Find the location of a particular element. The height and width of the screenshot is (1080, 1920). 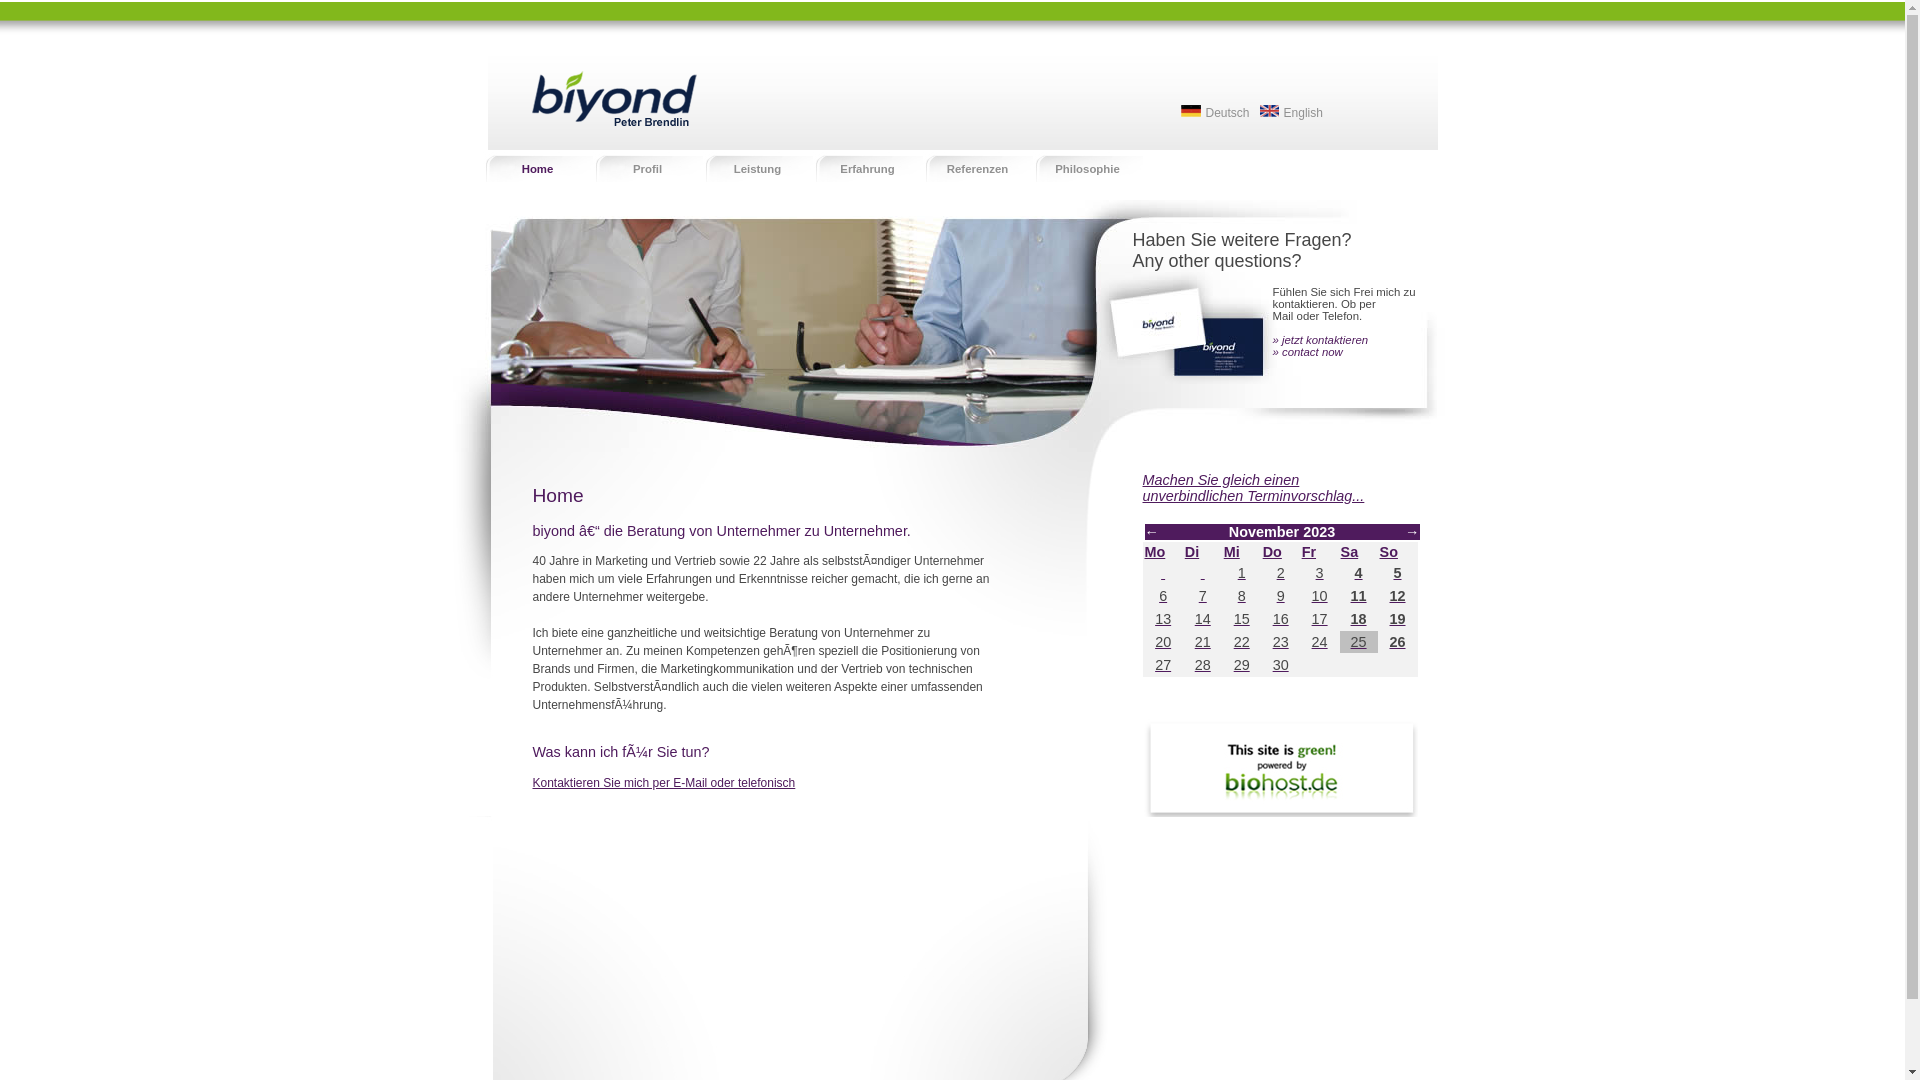

'Philosophie' is located at coordinates (1085, 165).